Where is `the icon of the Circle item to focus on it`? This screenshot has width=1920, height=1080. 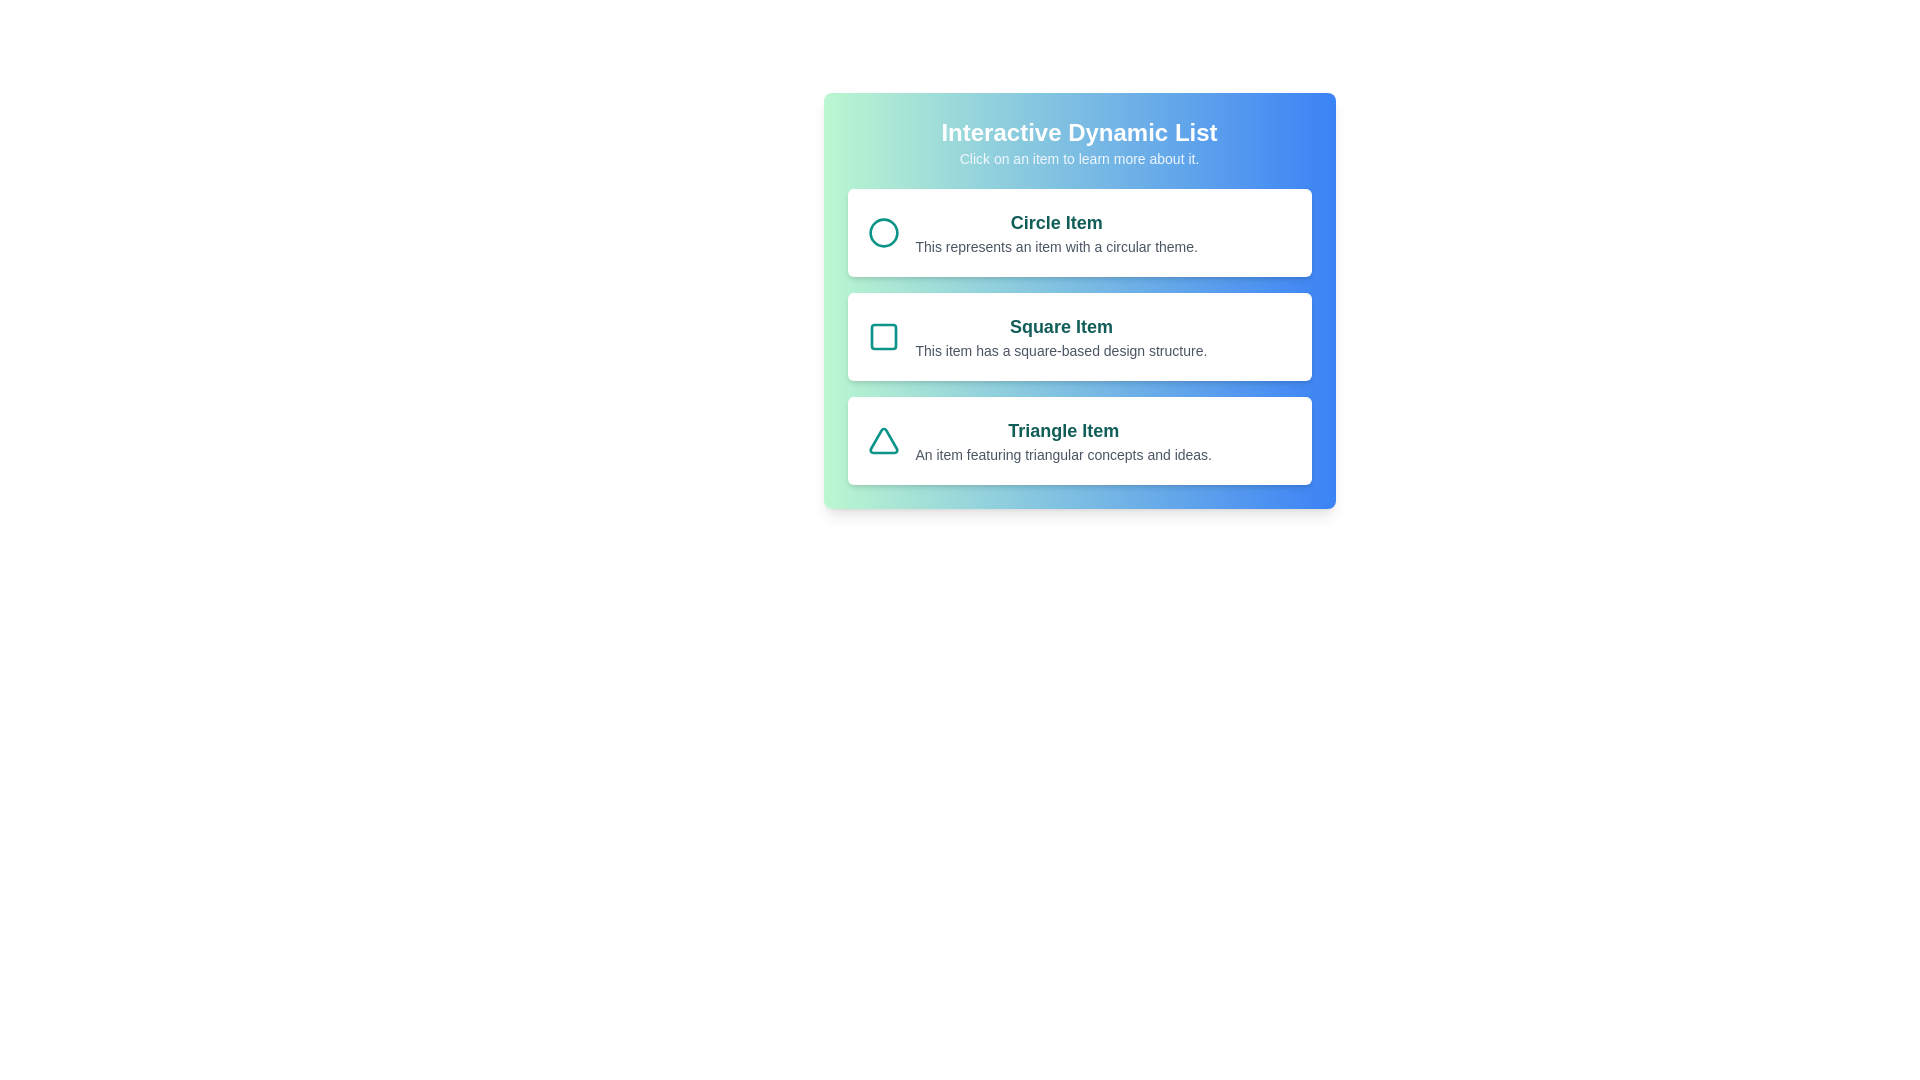
the icon of the Circle item to focus on it is located at coordinates (882, 231).